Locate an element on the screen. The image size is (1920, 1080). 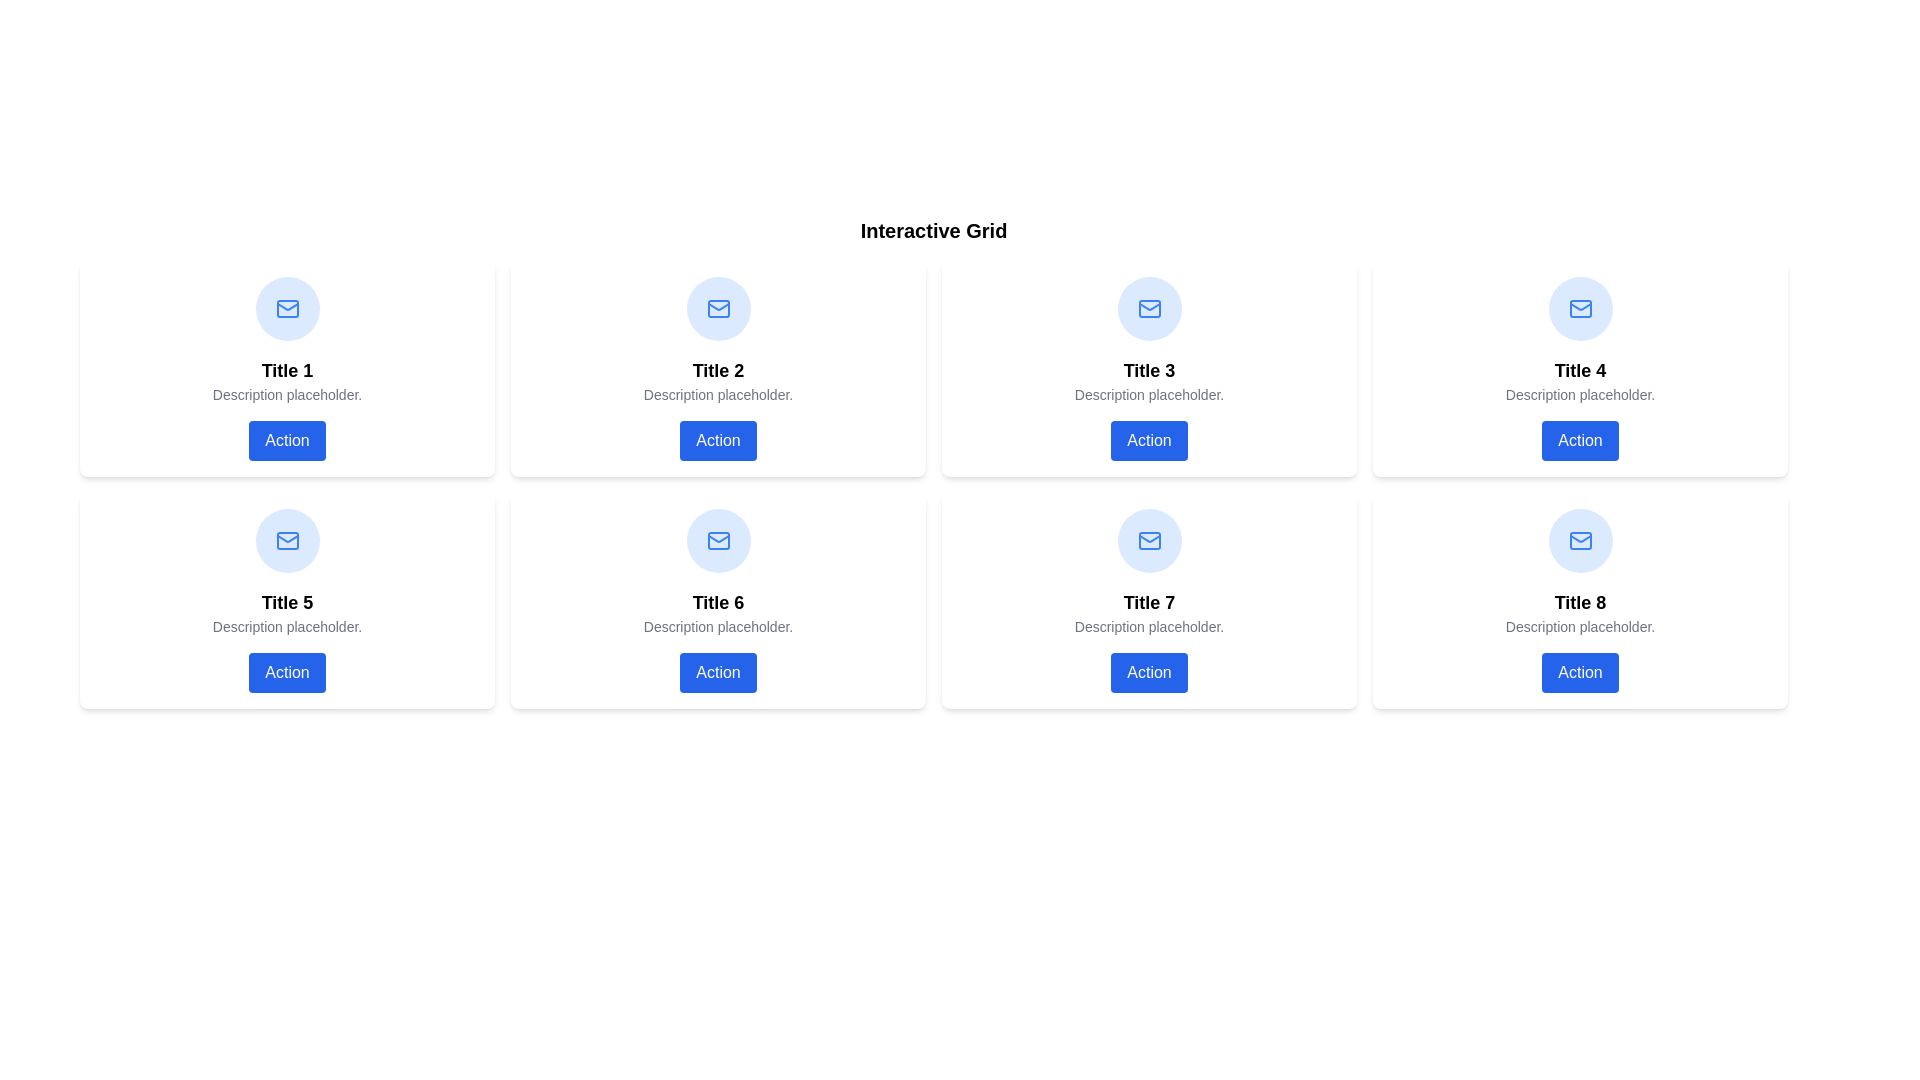
the button labeled 'Action' located at the bottom of the card in the second column of the first row is located at coordinates (718, 439).